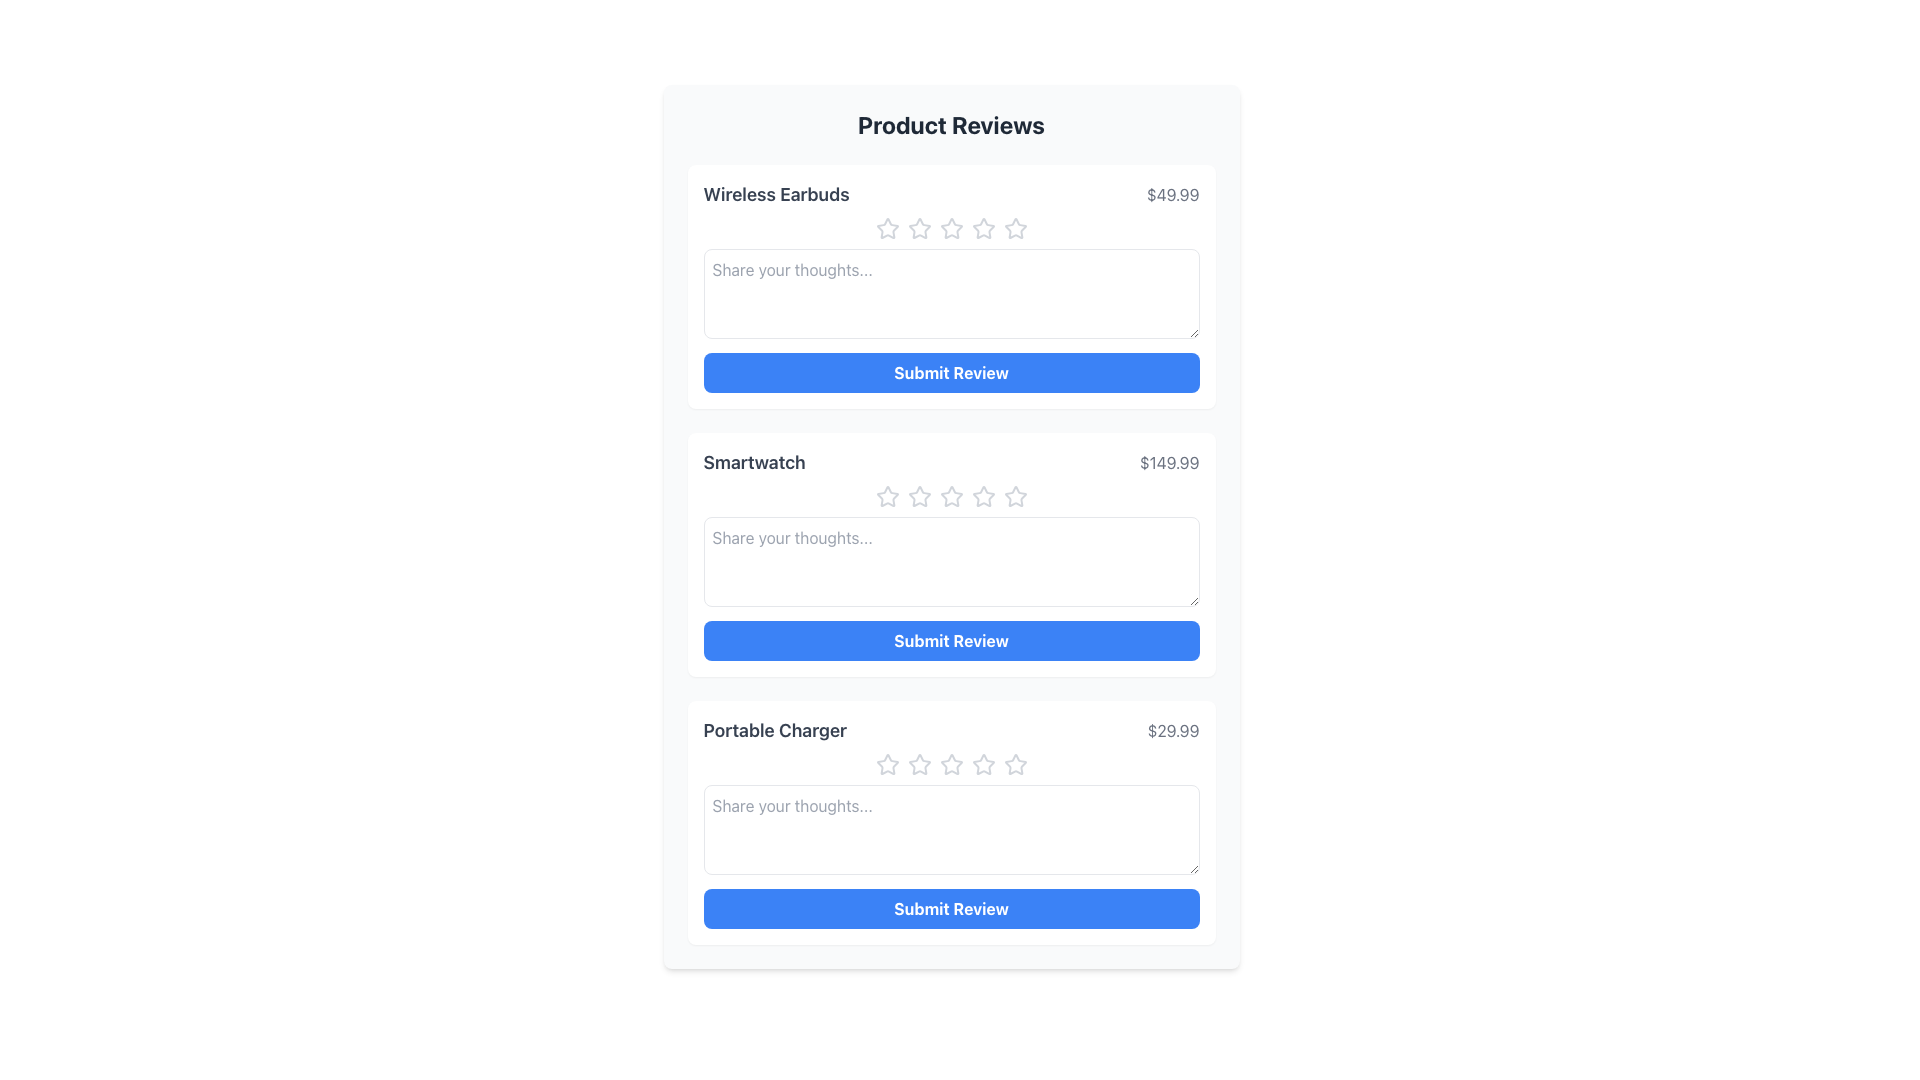 The image size is (1920, 1080). What do you see at coordinates (950, 496) in the screenshot?
I see `the third star icon in the rating section for the 'Smartwatch' product, which is visually identical to the other star icons and styled with a grayish color` at bounding box center [950, 496].